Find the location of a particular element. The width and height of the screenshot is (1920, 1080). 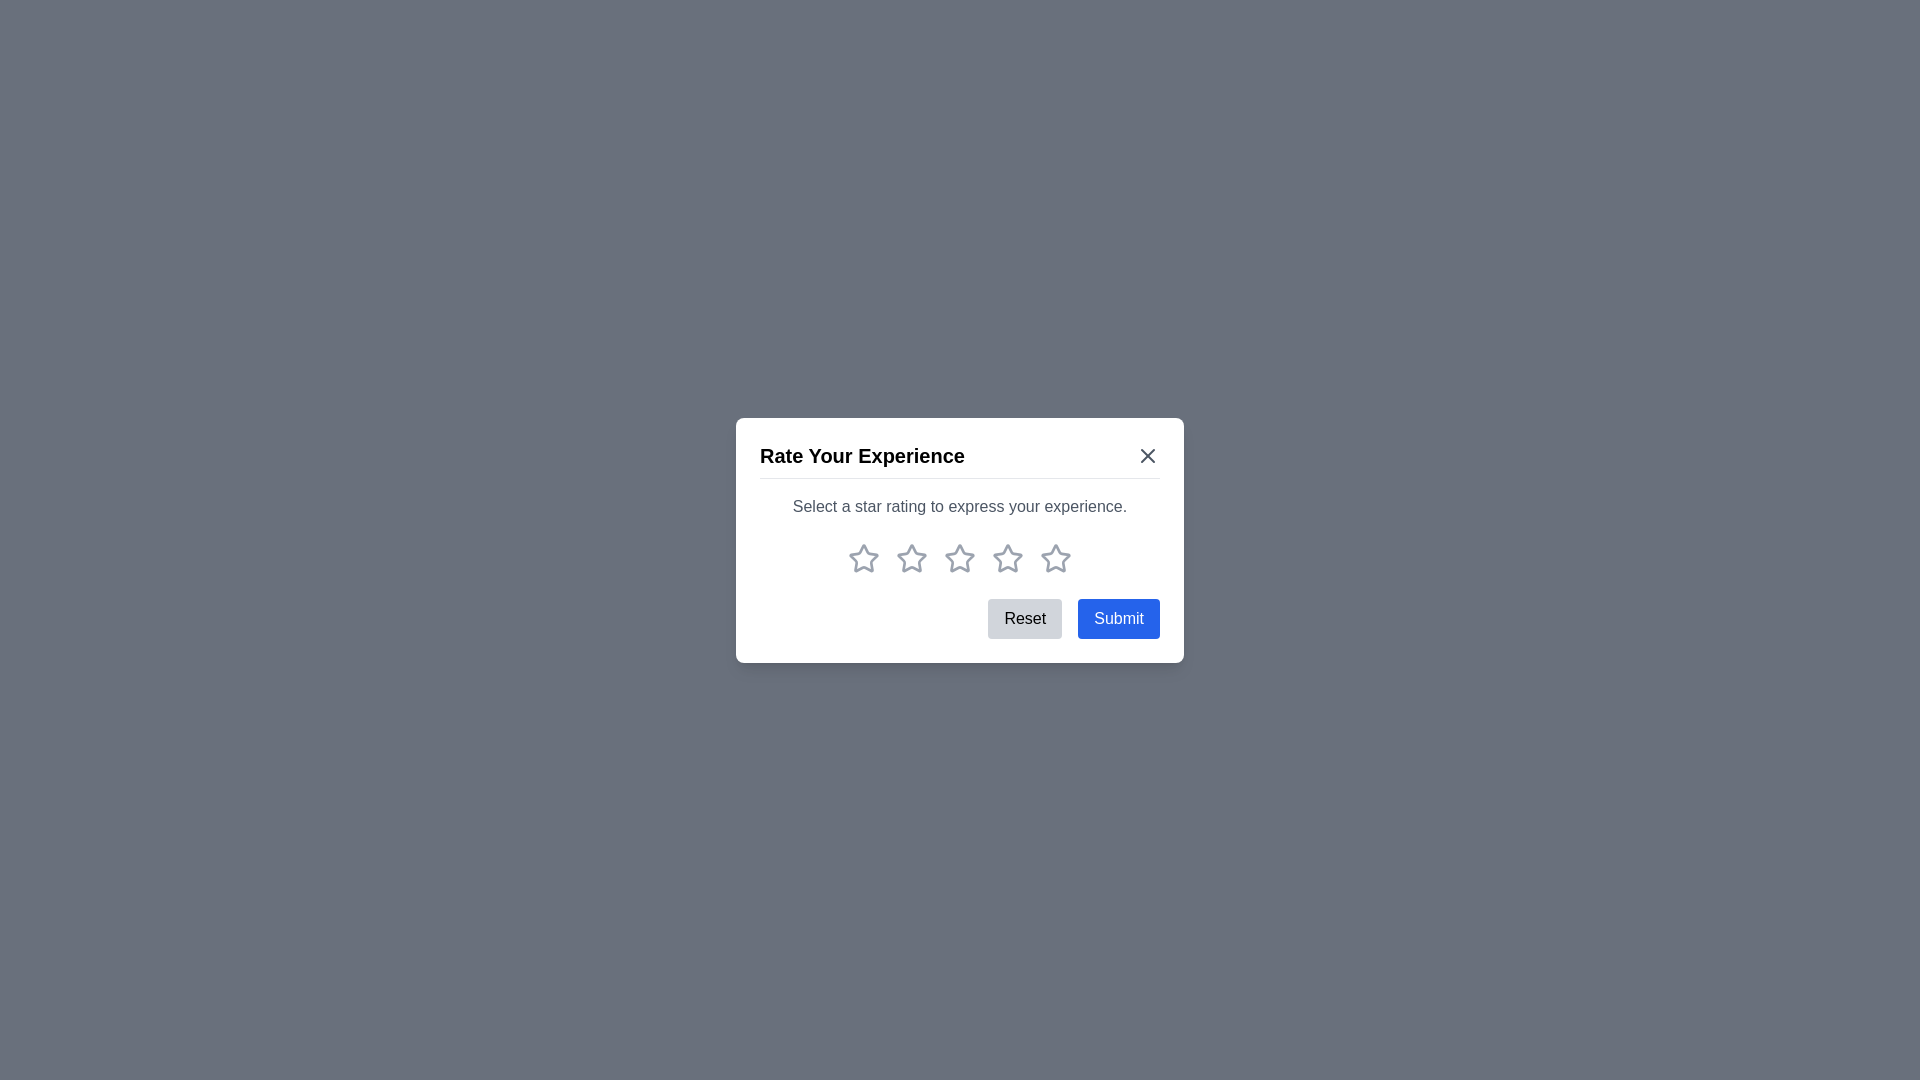

the rating to 2 stars by clicking on the corresponding star is located at coordinates (911, 558).